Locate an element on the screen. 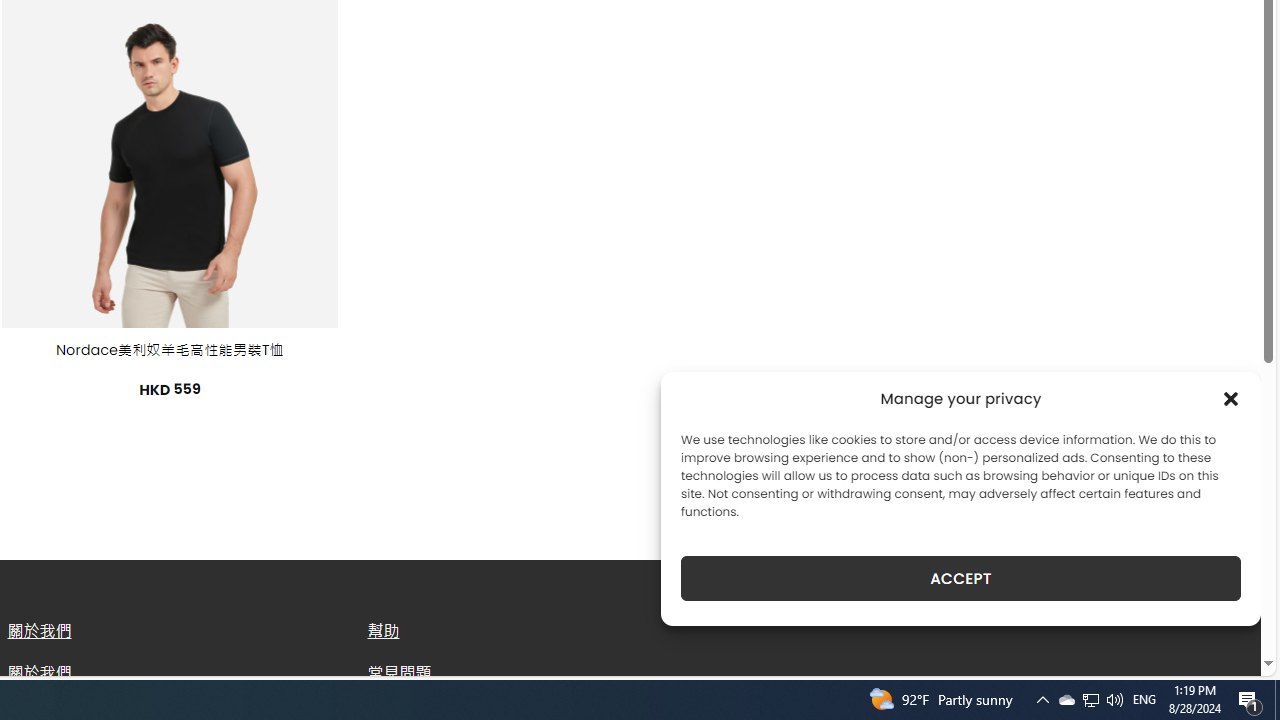 The image size is (1280, 720). 'ACCEPT' is located at coordinates (961, 578).